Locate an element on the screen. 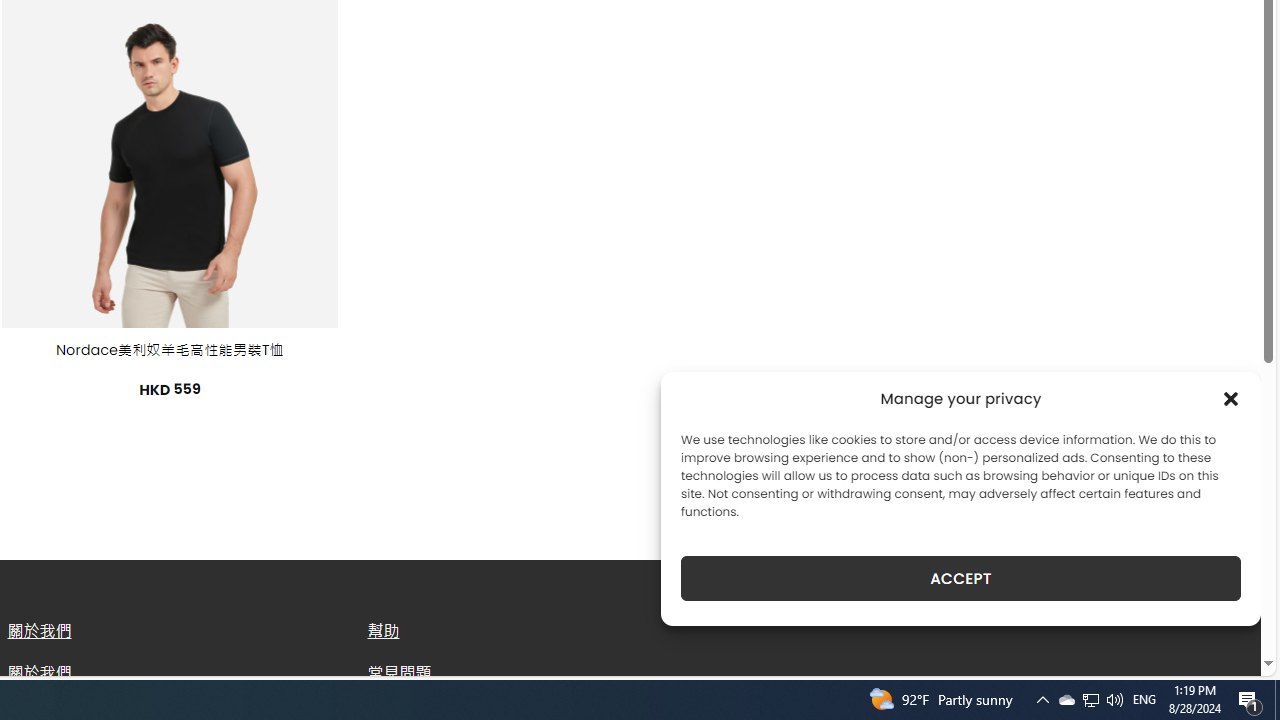 The image size is (1280, 720). 'ACCEPT' is located at coordinates (961, 578).